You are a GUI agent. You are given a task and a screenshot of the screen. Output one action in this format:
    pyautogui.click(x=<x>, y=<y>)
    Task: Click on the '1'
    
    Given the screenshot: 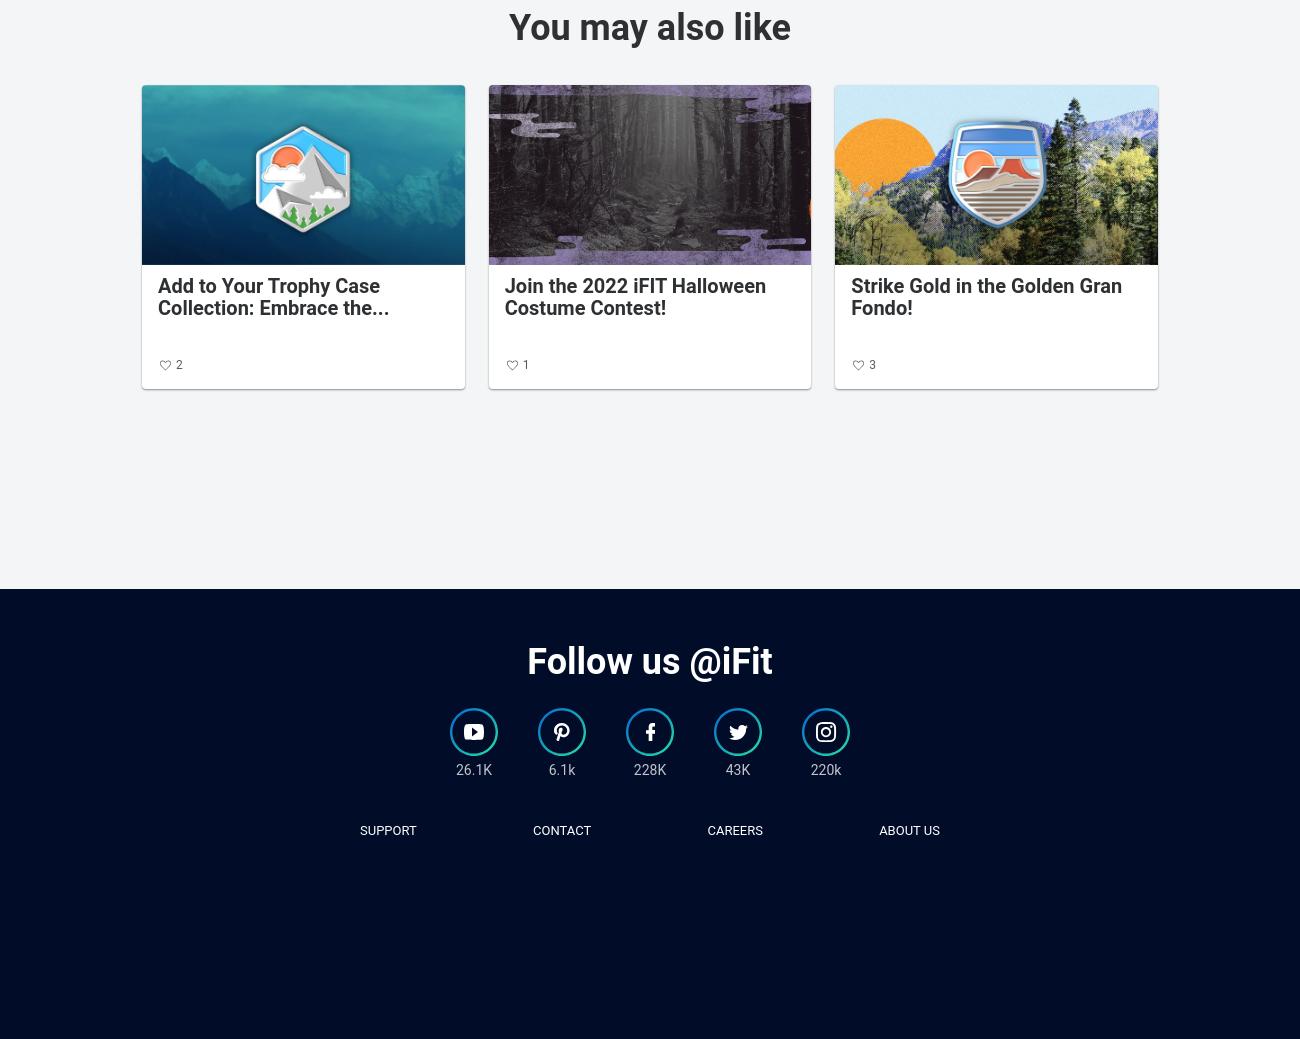 What is the action you would take?
    pyautogui.click(x=525, y=364)
    